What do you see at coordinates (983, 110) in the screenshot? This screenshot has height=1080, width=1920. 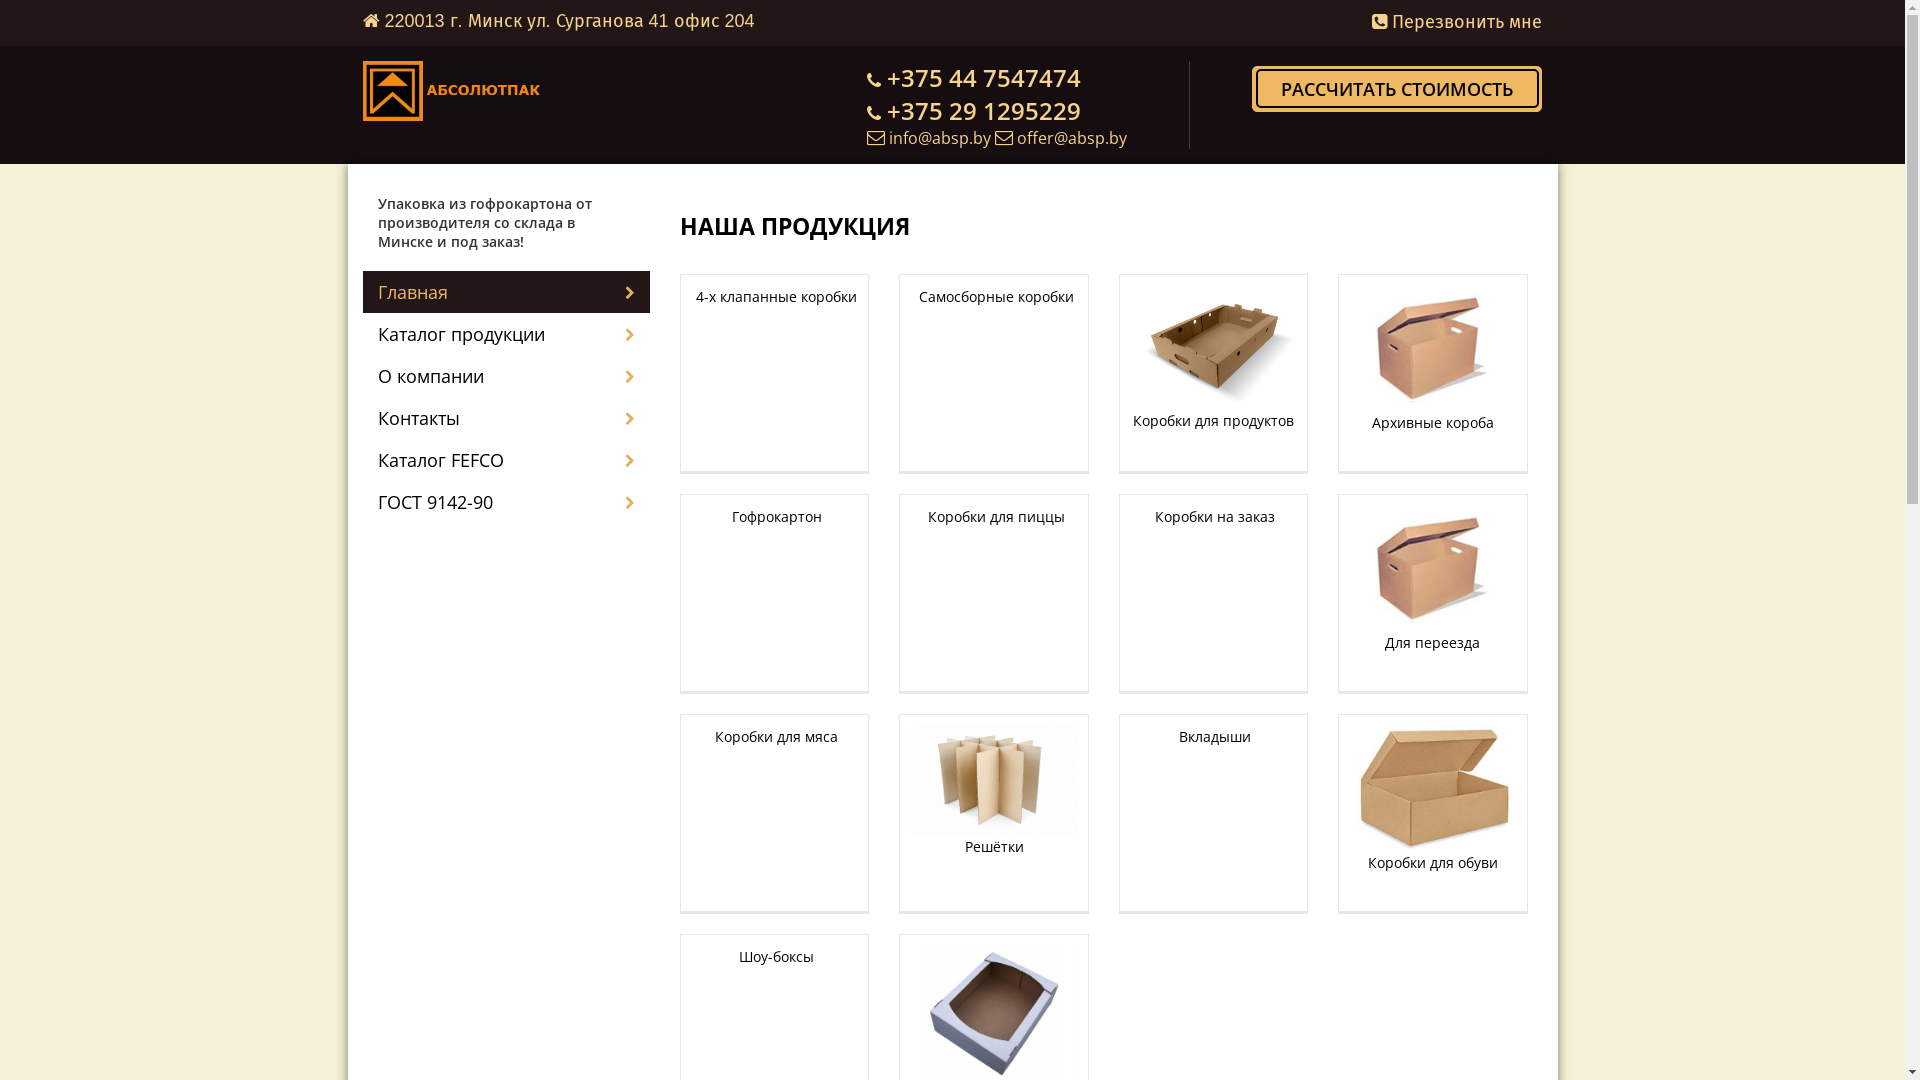 I see `'+375 29 1295229'` at bounding box center [983, 110].